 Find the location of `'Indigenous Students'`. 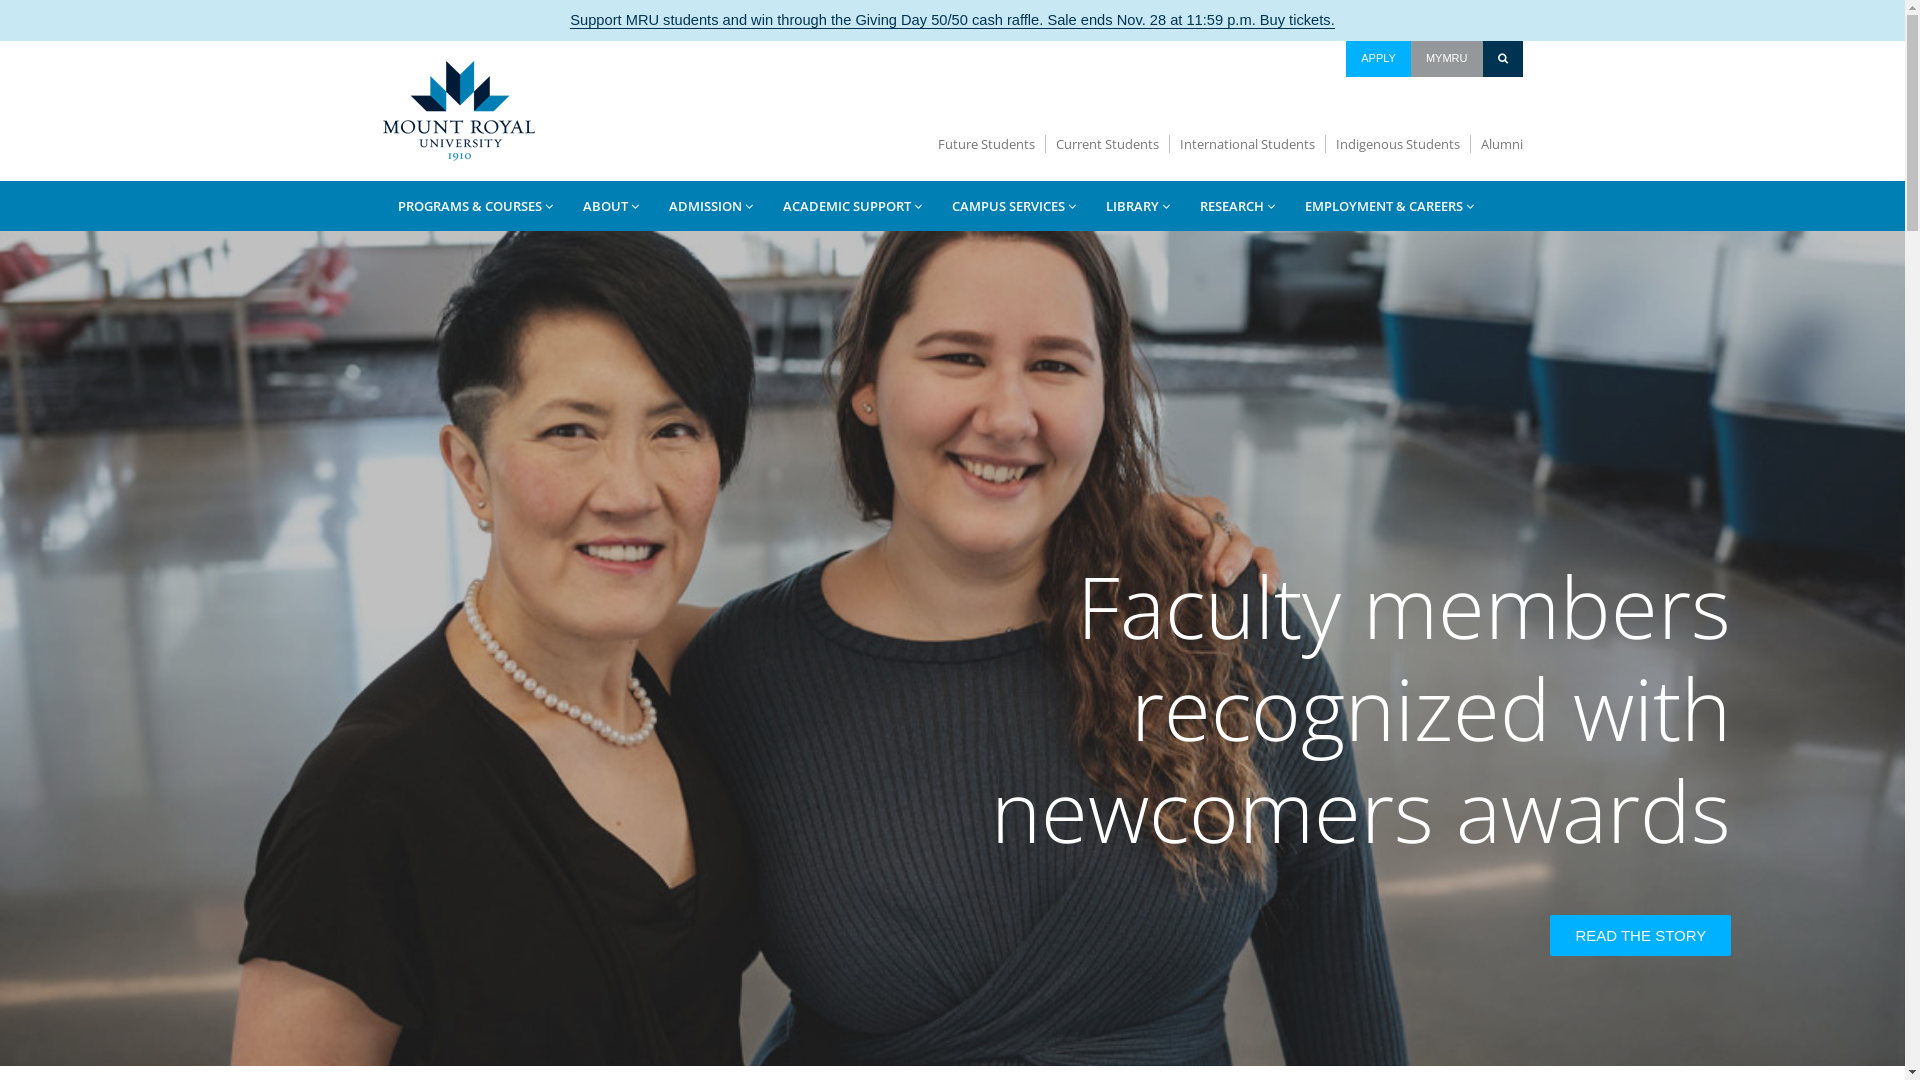

'Indigenous Students' is located at coordinates (1397, 143).